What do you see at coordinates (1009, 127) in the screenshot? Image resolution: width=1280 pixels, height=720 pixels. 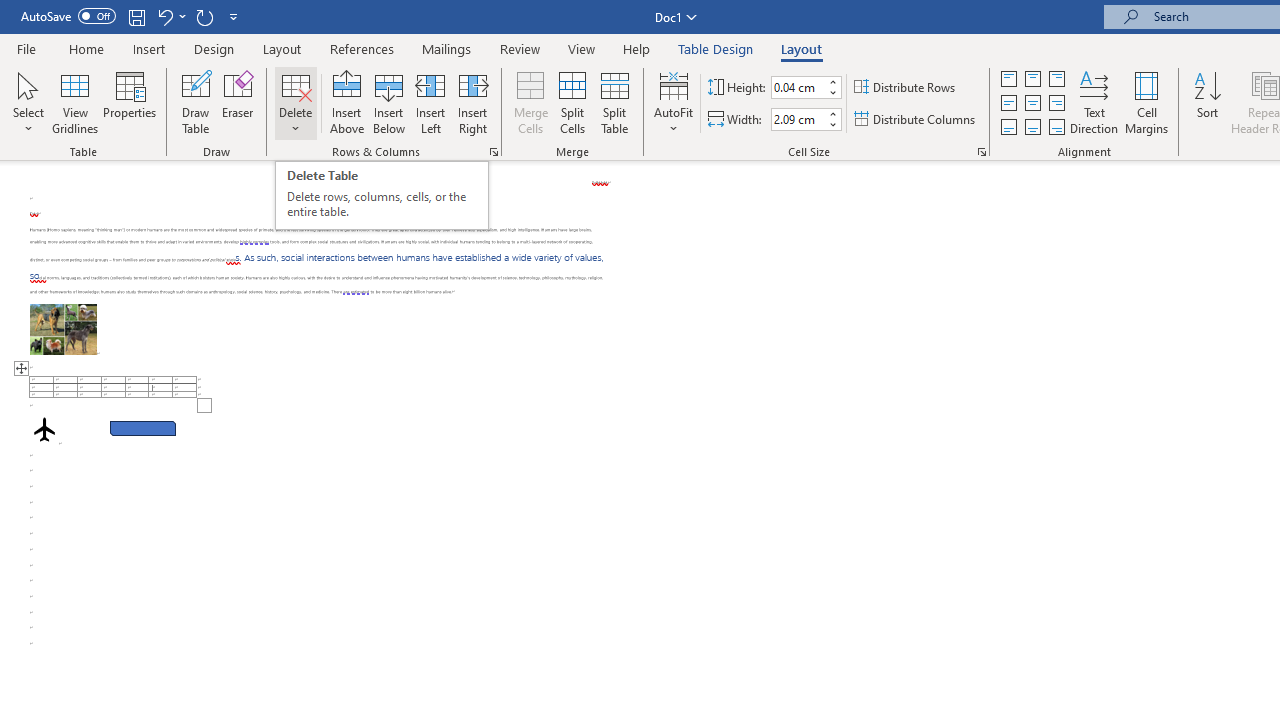 I see `'Align Bottom Justified'` at bounding box center [1009, 127].